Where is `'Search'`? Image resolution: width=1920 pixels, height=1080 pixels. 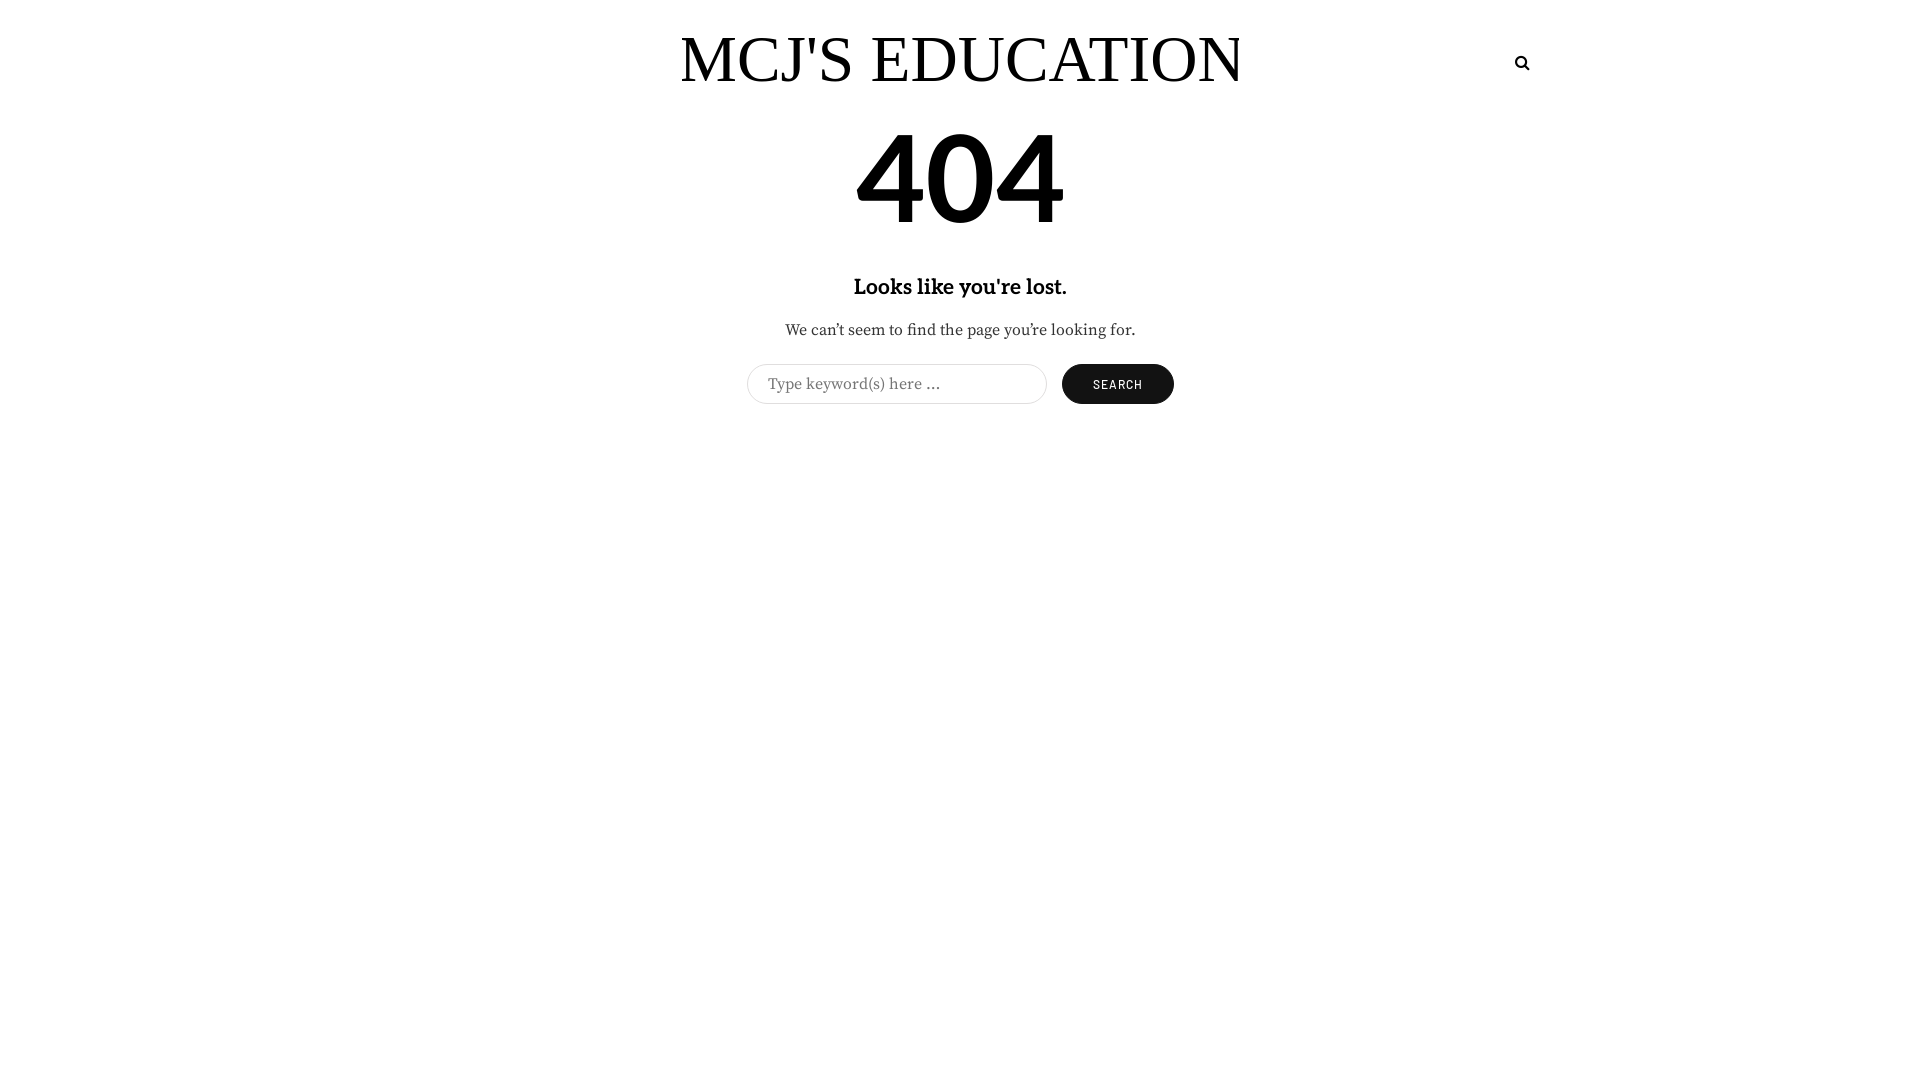 'Search' is located at coordinates (1117, 384).